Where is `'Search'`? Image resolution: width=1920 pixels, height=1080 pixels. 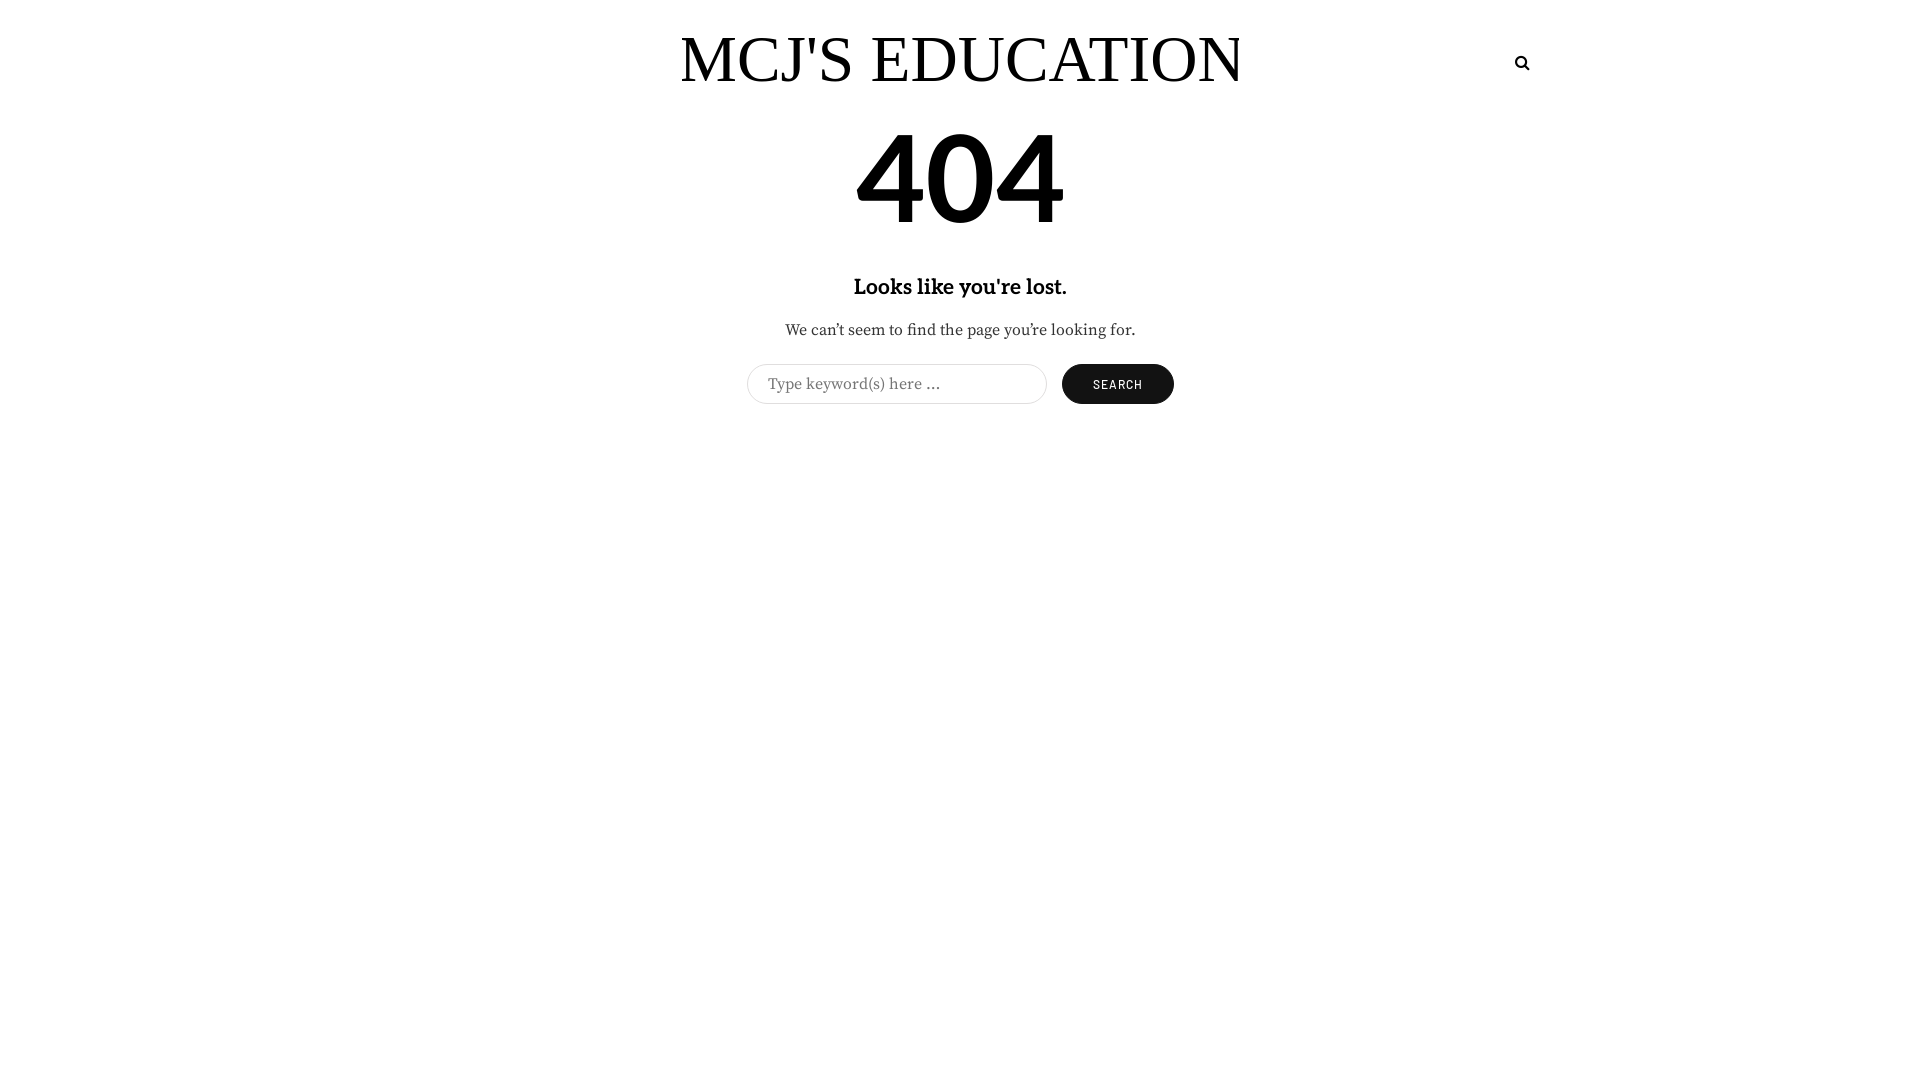 'Search' is located at coordinates (1117, 384).